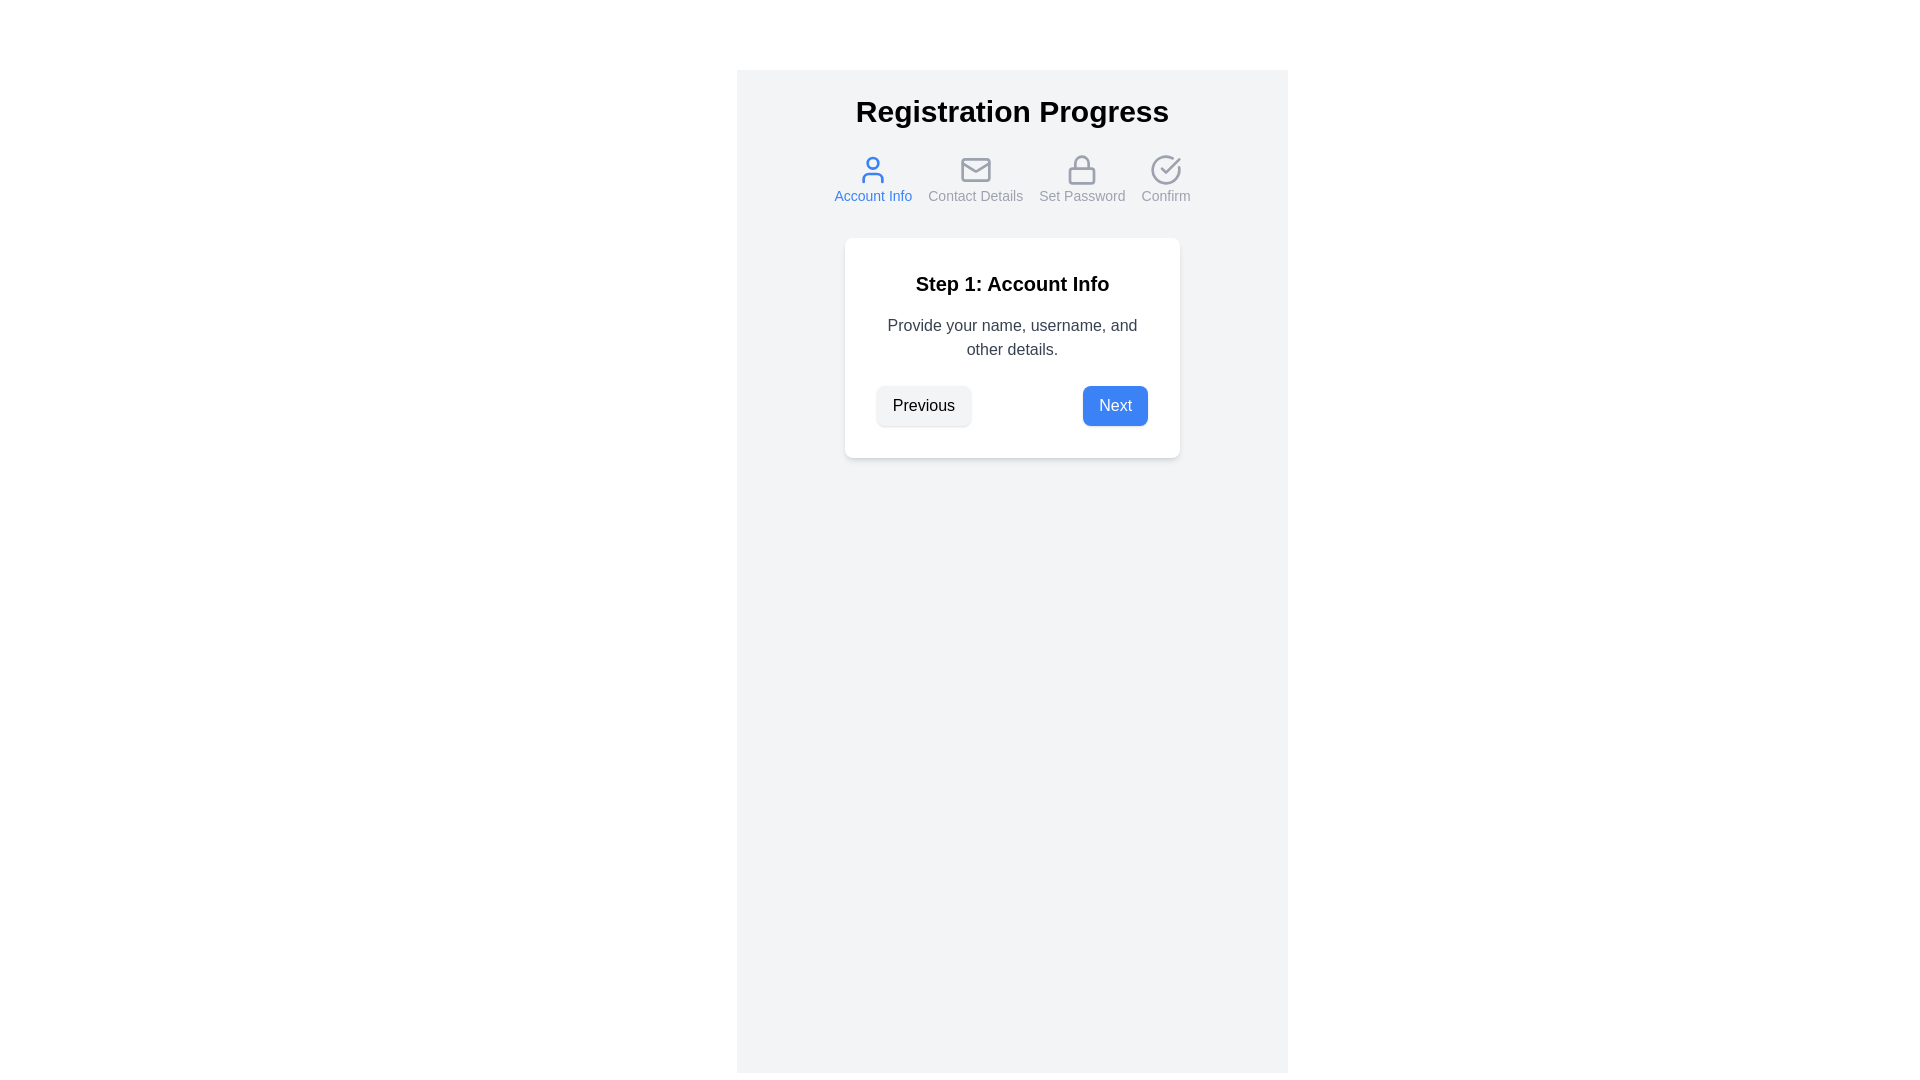 The height and width of the screenshot is (1080, 1920). I want to click on the main body of the envelope graphic located in the top navigation bar between 'Account Info' and 'Set Password', so click(975, 168).